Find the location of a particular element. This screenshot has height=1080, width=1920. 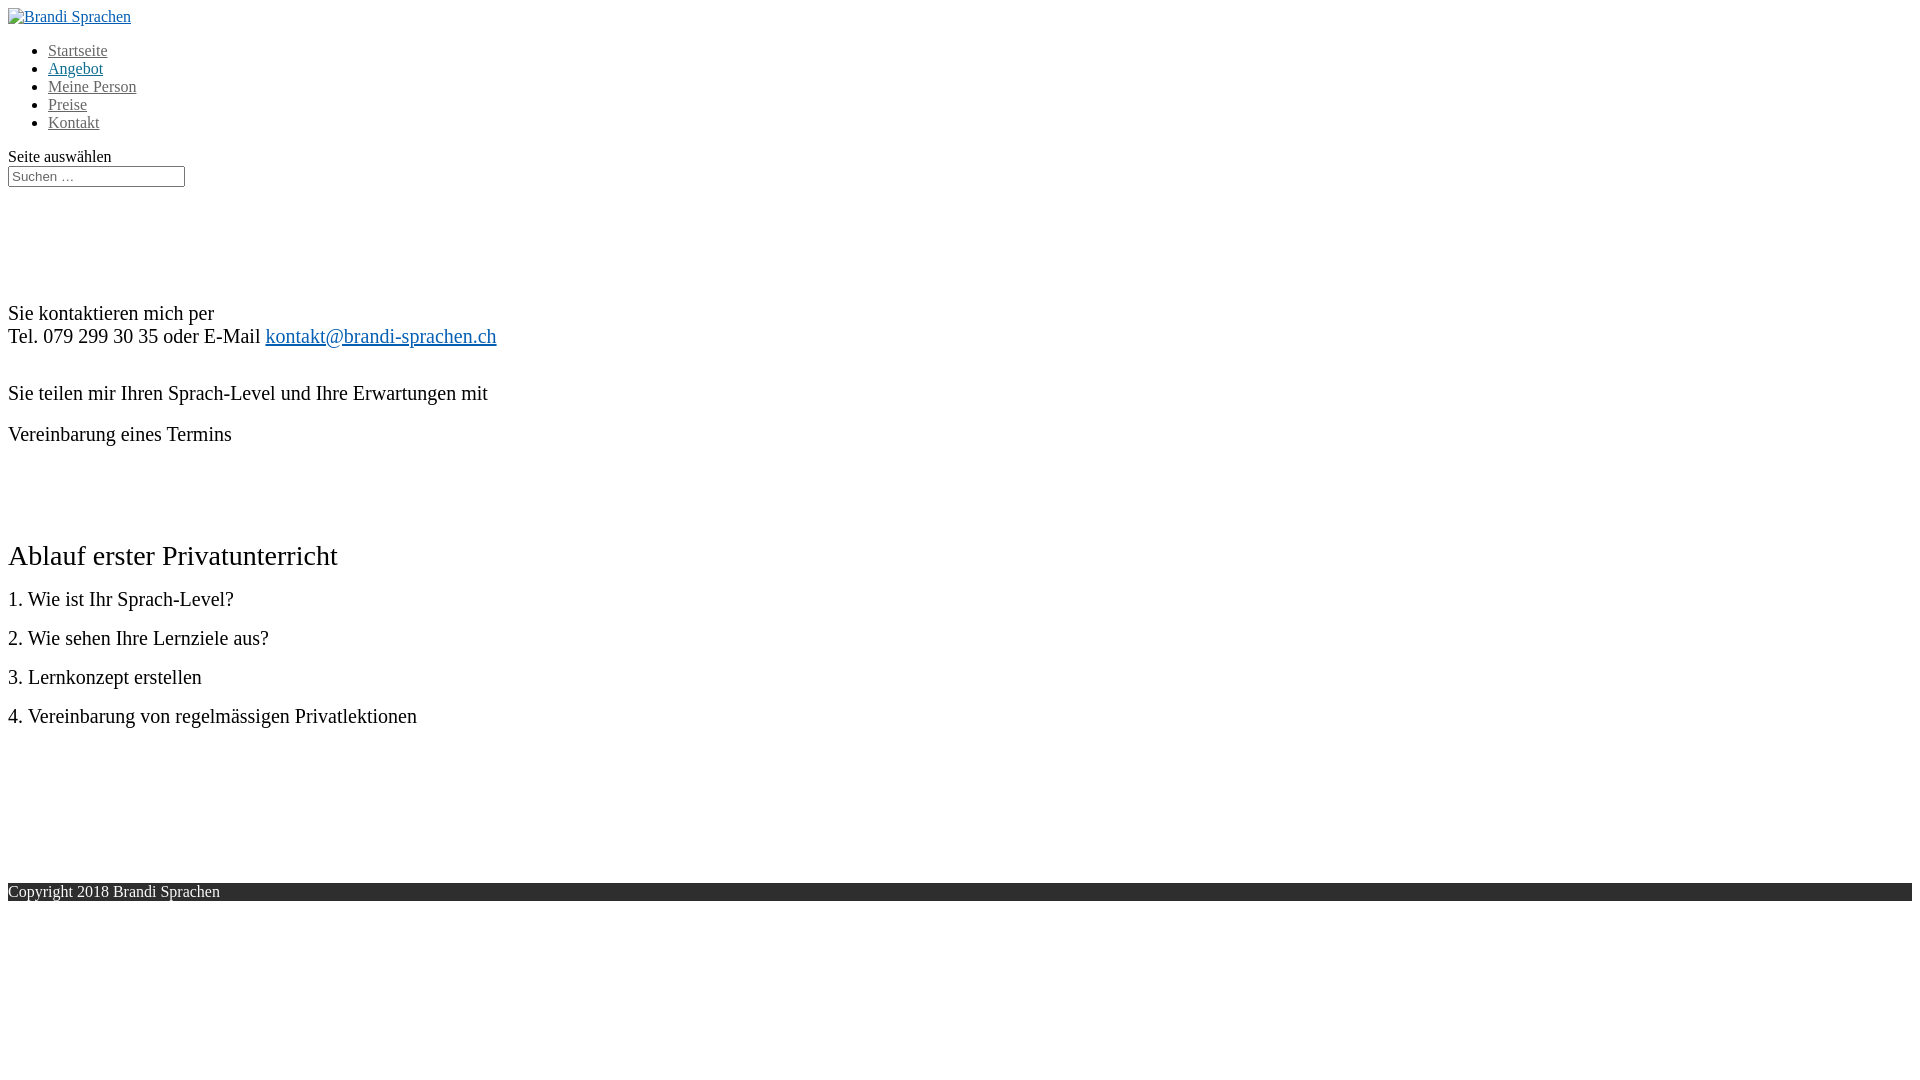

'Kontakt' is located at coordinates (73, 122).